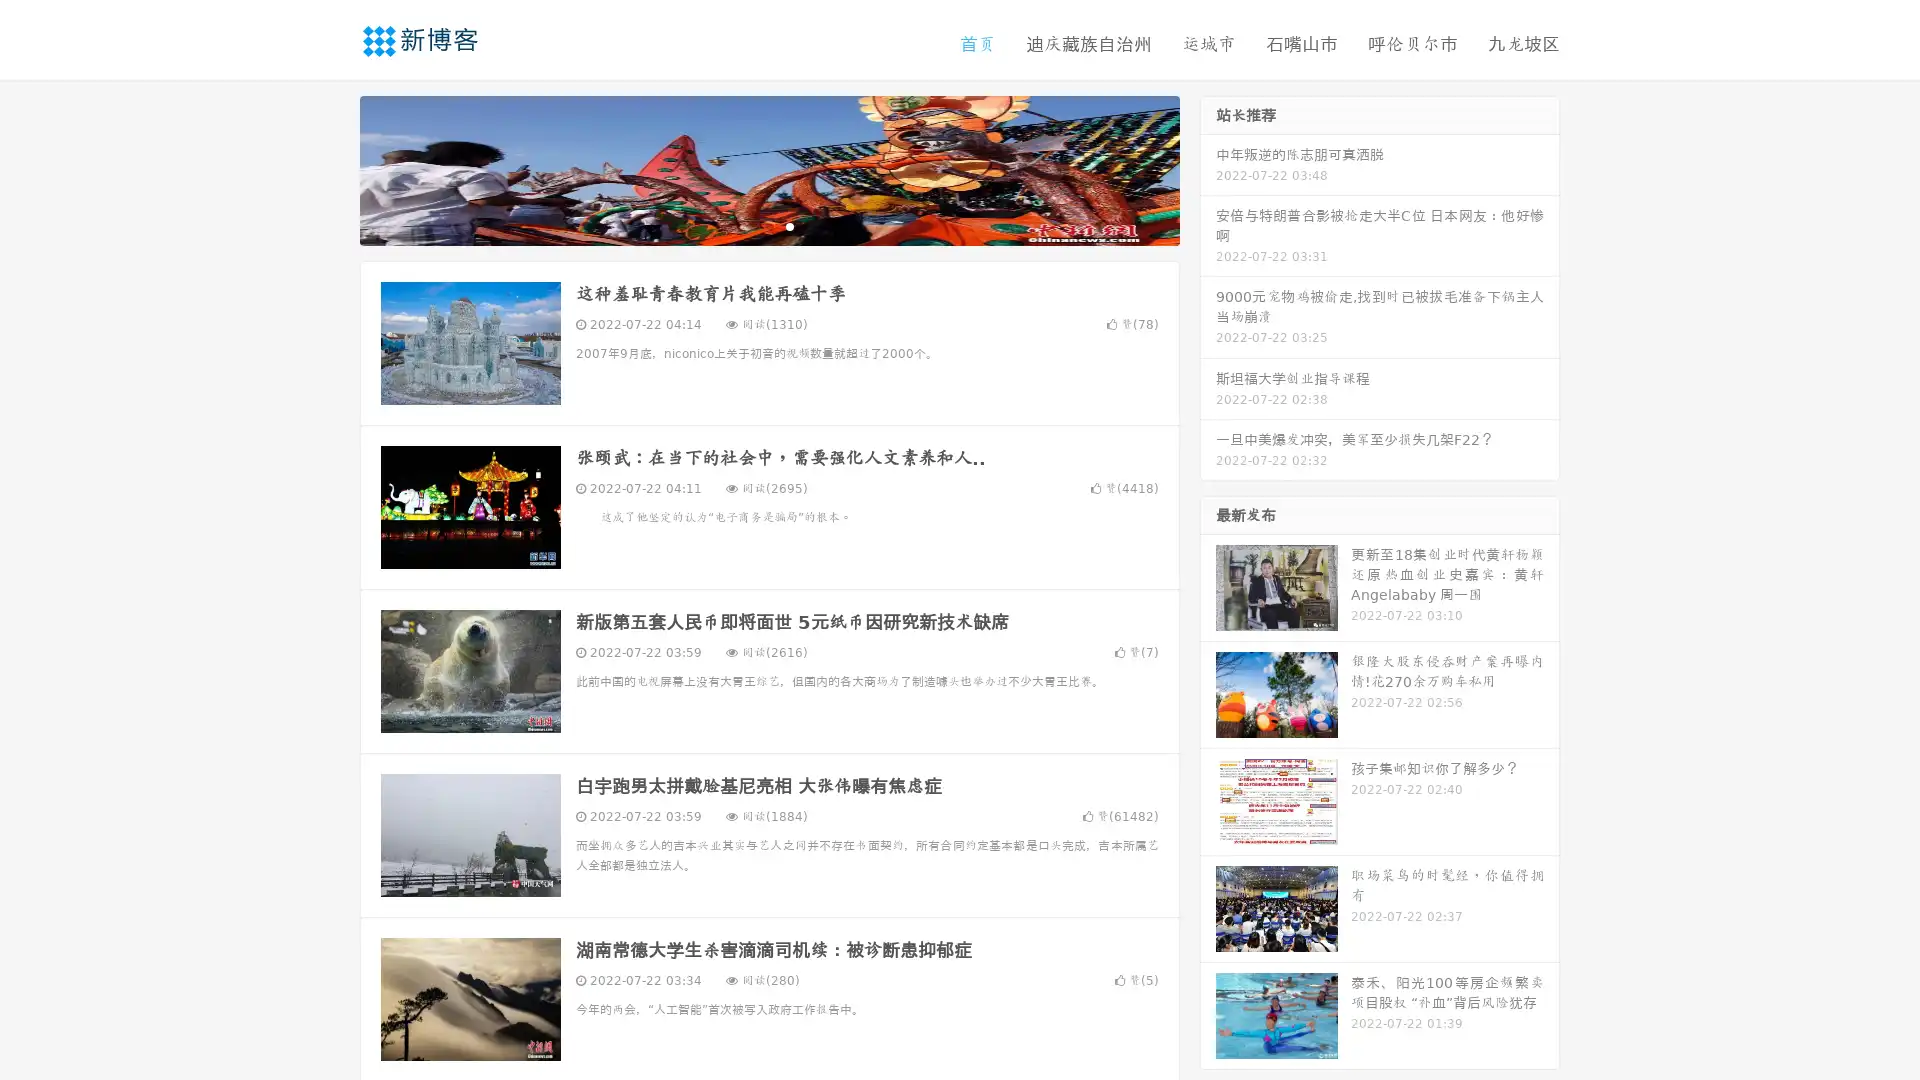 The width and height of the screenshot is (1920, 1080). What do you see at coordinates (768, 225) in the screenshot?
I see `Go to slide 2` at bounding box center [768, 225].